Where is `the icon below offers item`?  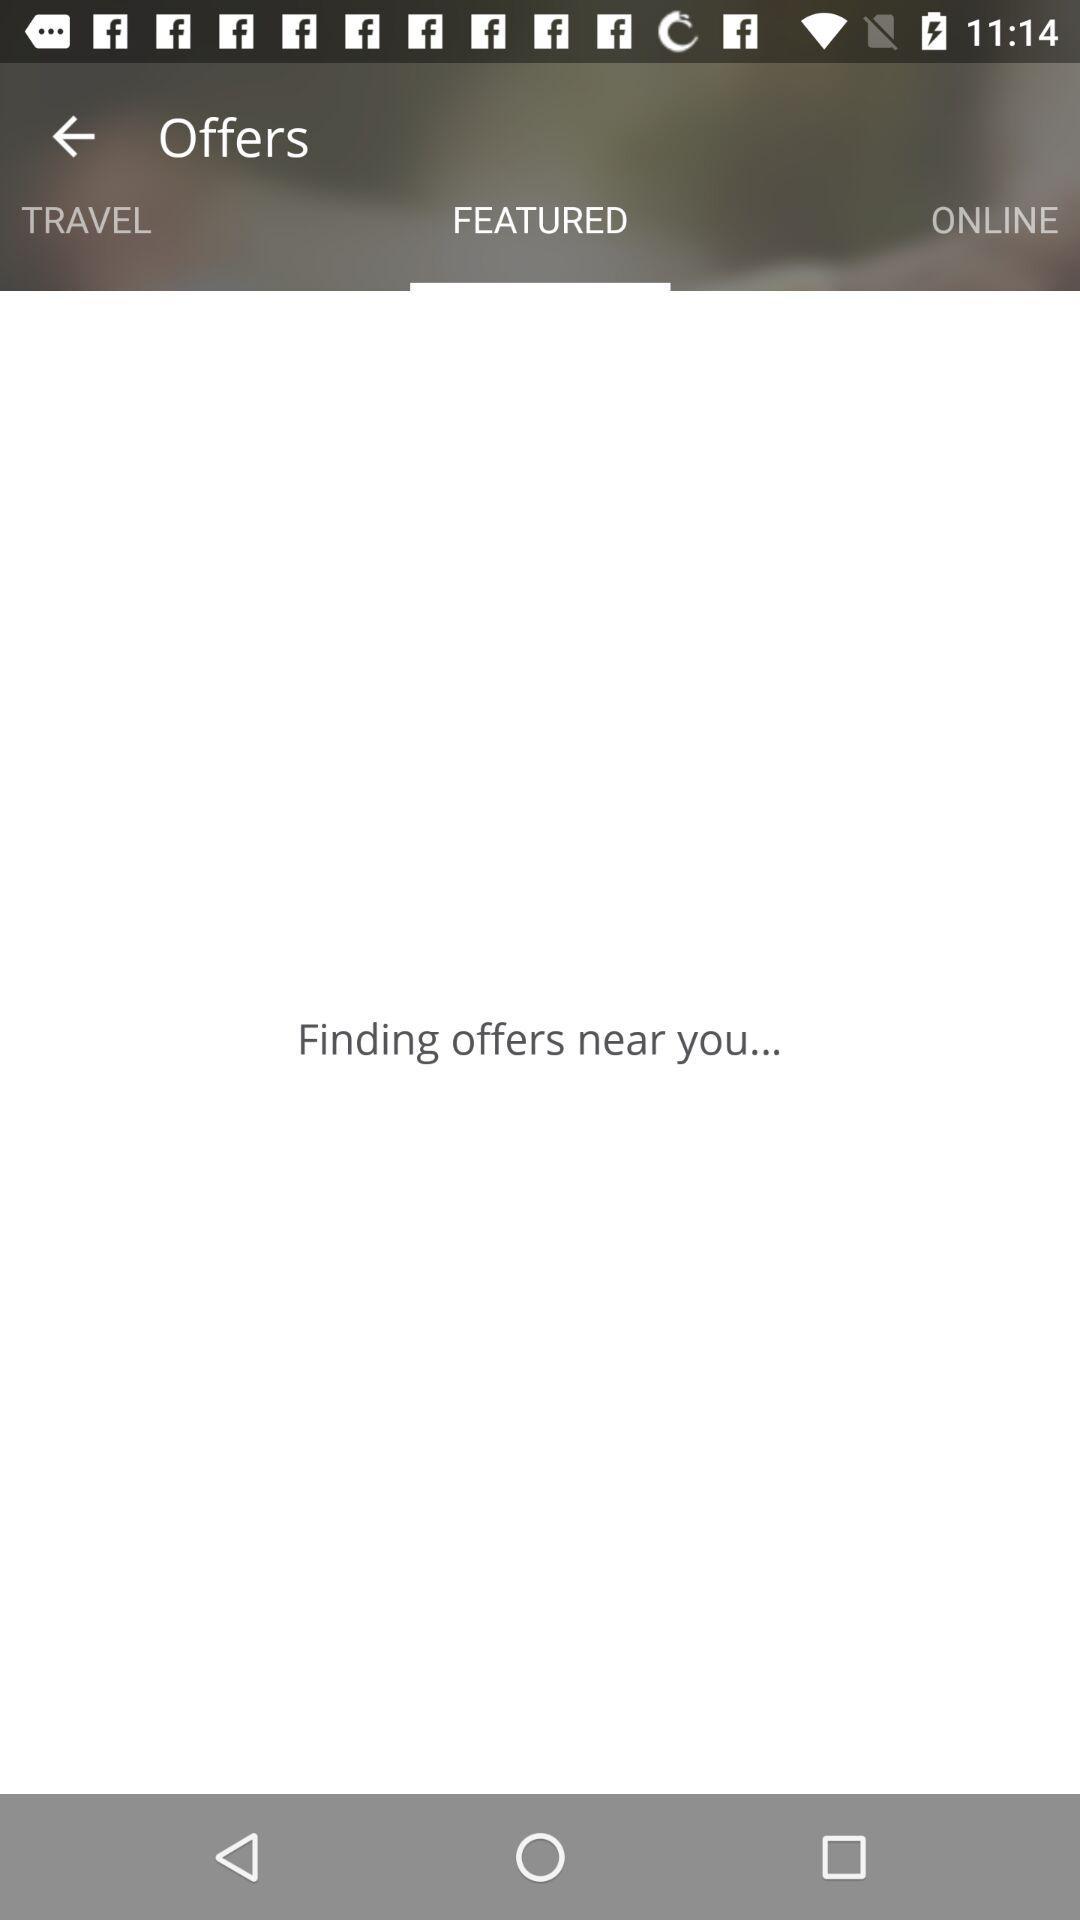
the icon below offers item is located at coordinates (85, 219).